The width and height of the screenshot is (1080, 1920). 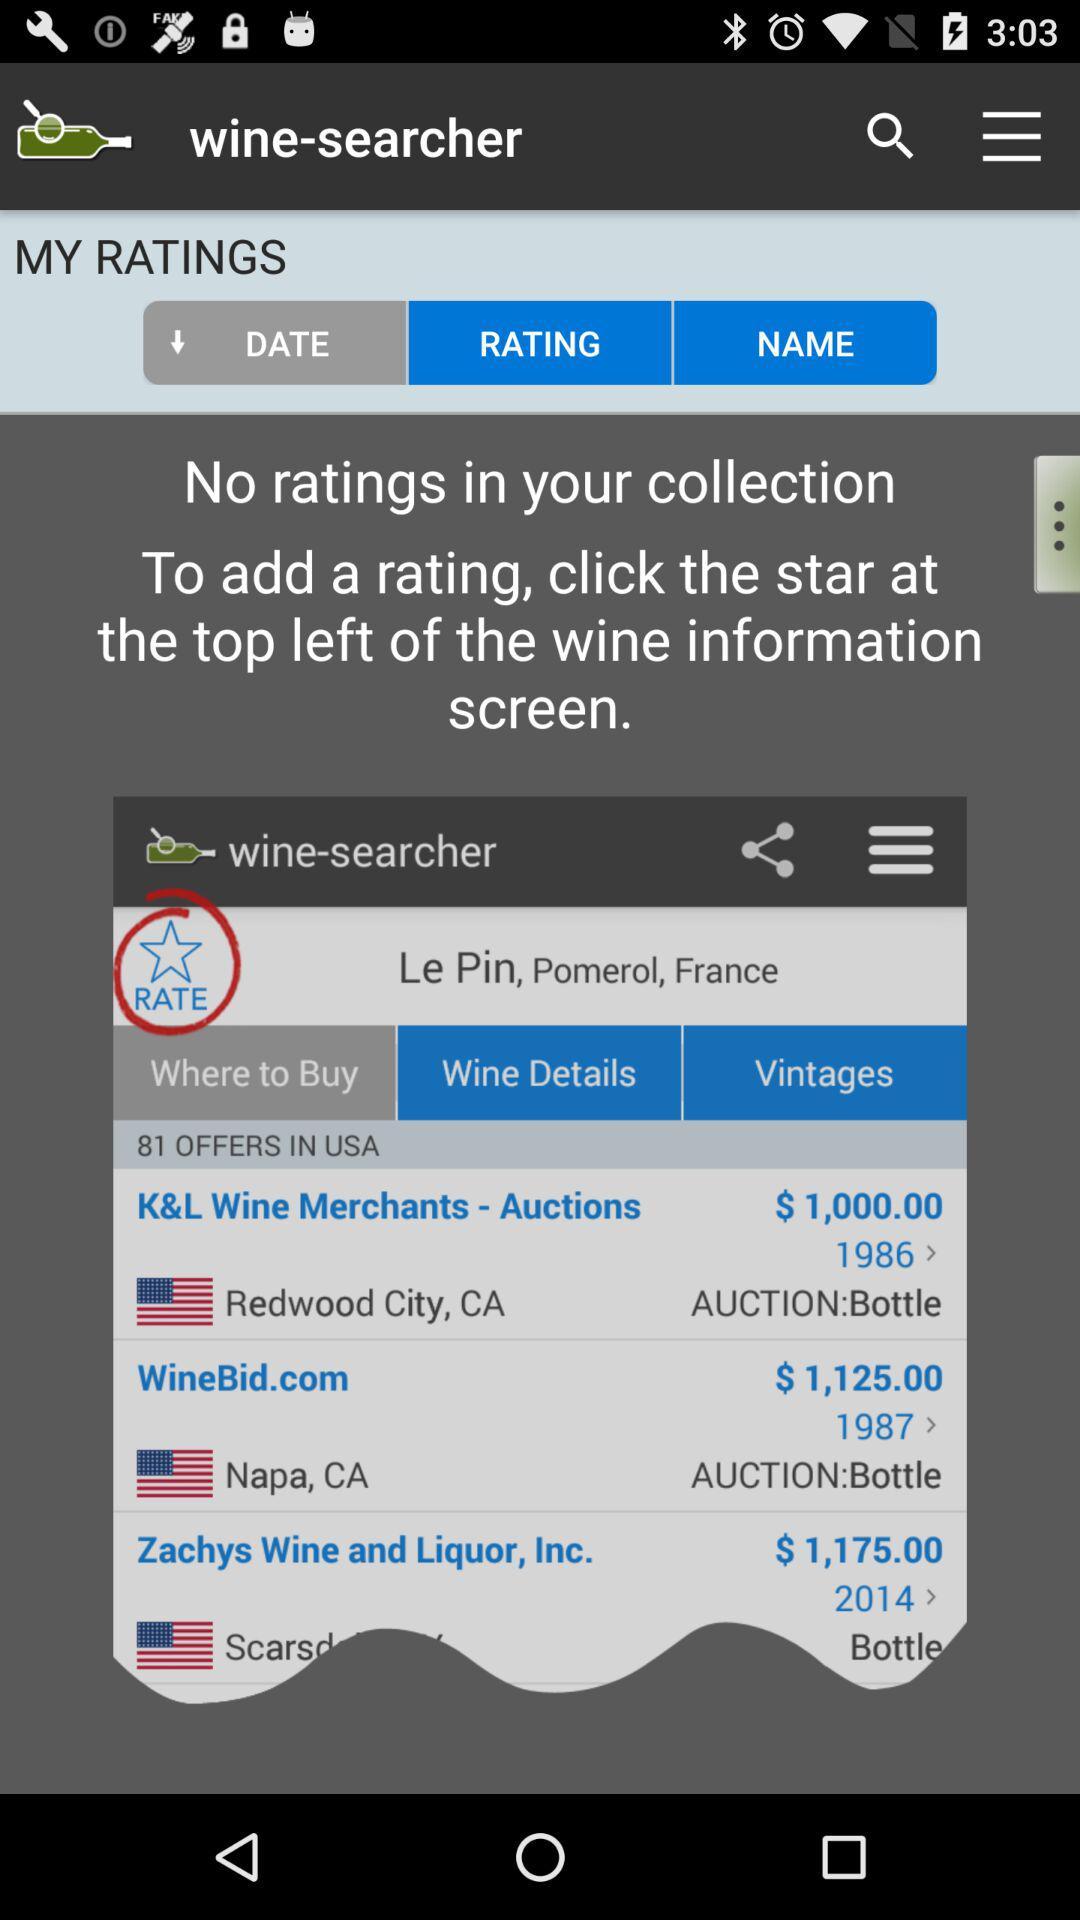 What do you see at coordinates (1039, 519) in the screenshot?
I see `more options` at bounding box center [1039, 519].